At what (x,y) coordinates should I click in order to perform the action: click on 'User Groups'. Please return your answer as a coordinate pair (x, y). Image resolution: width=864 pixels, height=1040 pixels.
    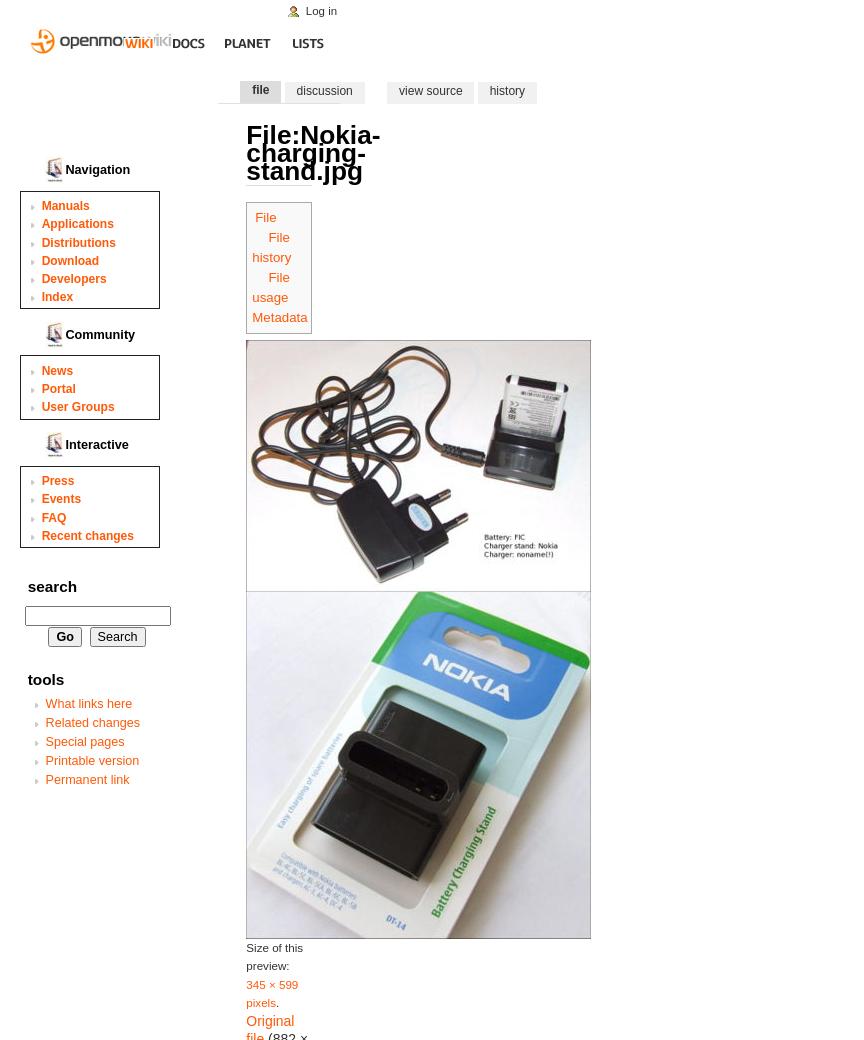
    Looking at the image, I should click on (41, 406).